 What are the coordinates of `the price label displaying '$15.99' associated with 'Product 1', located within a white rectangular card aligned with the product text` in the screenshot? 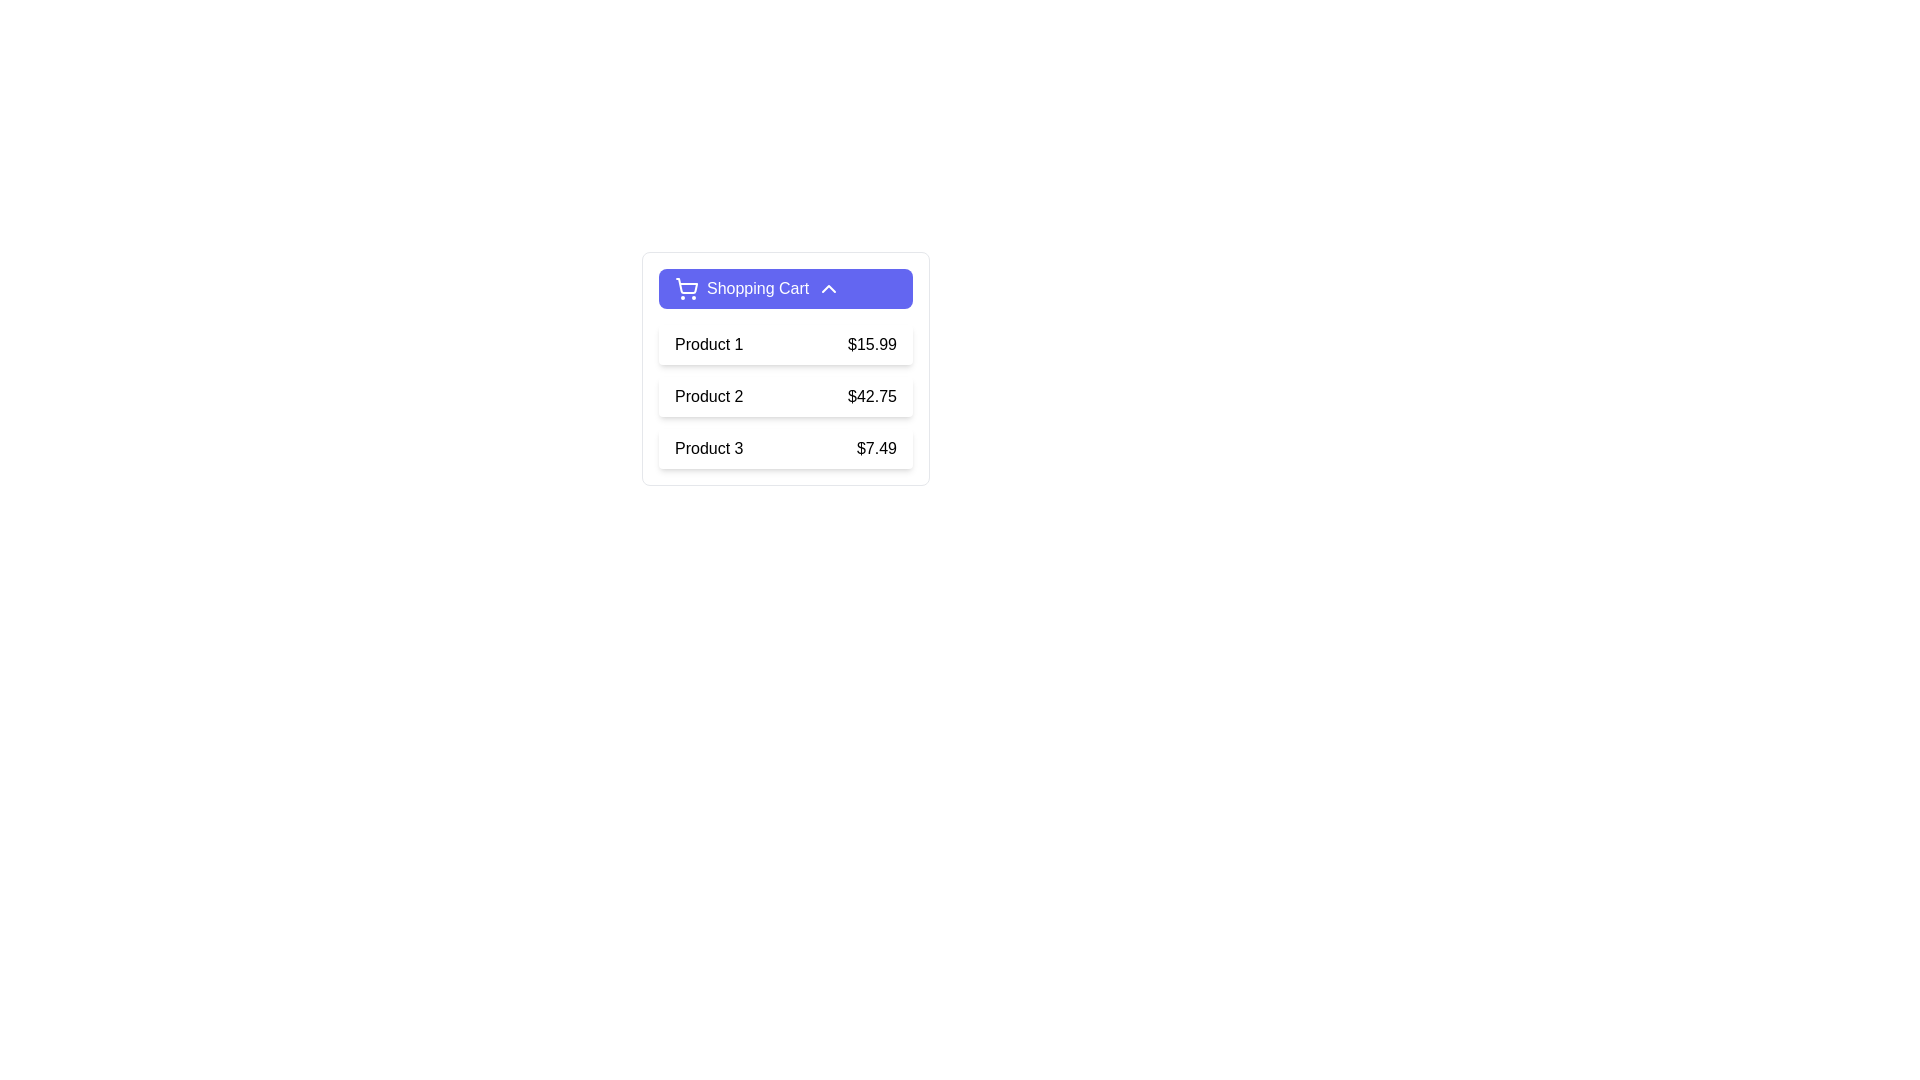 It's located at (872, 343).